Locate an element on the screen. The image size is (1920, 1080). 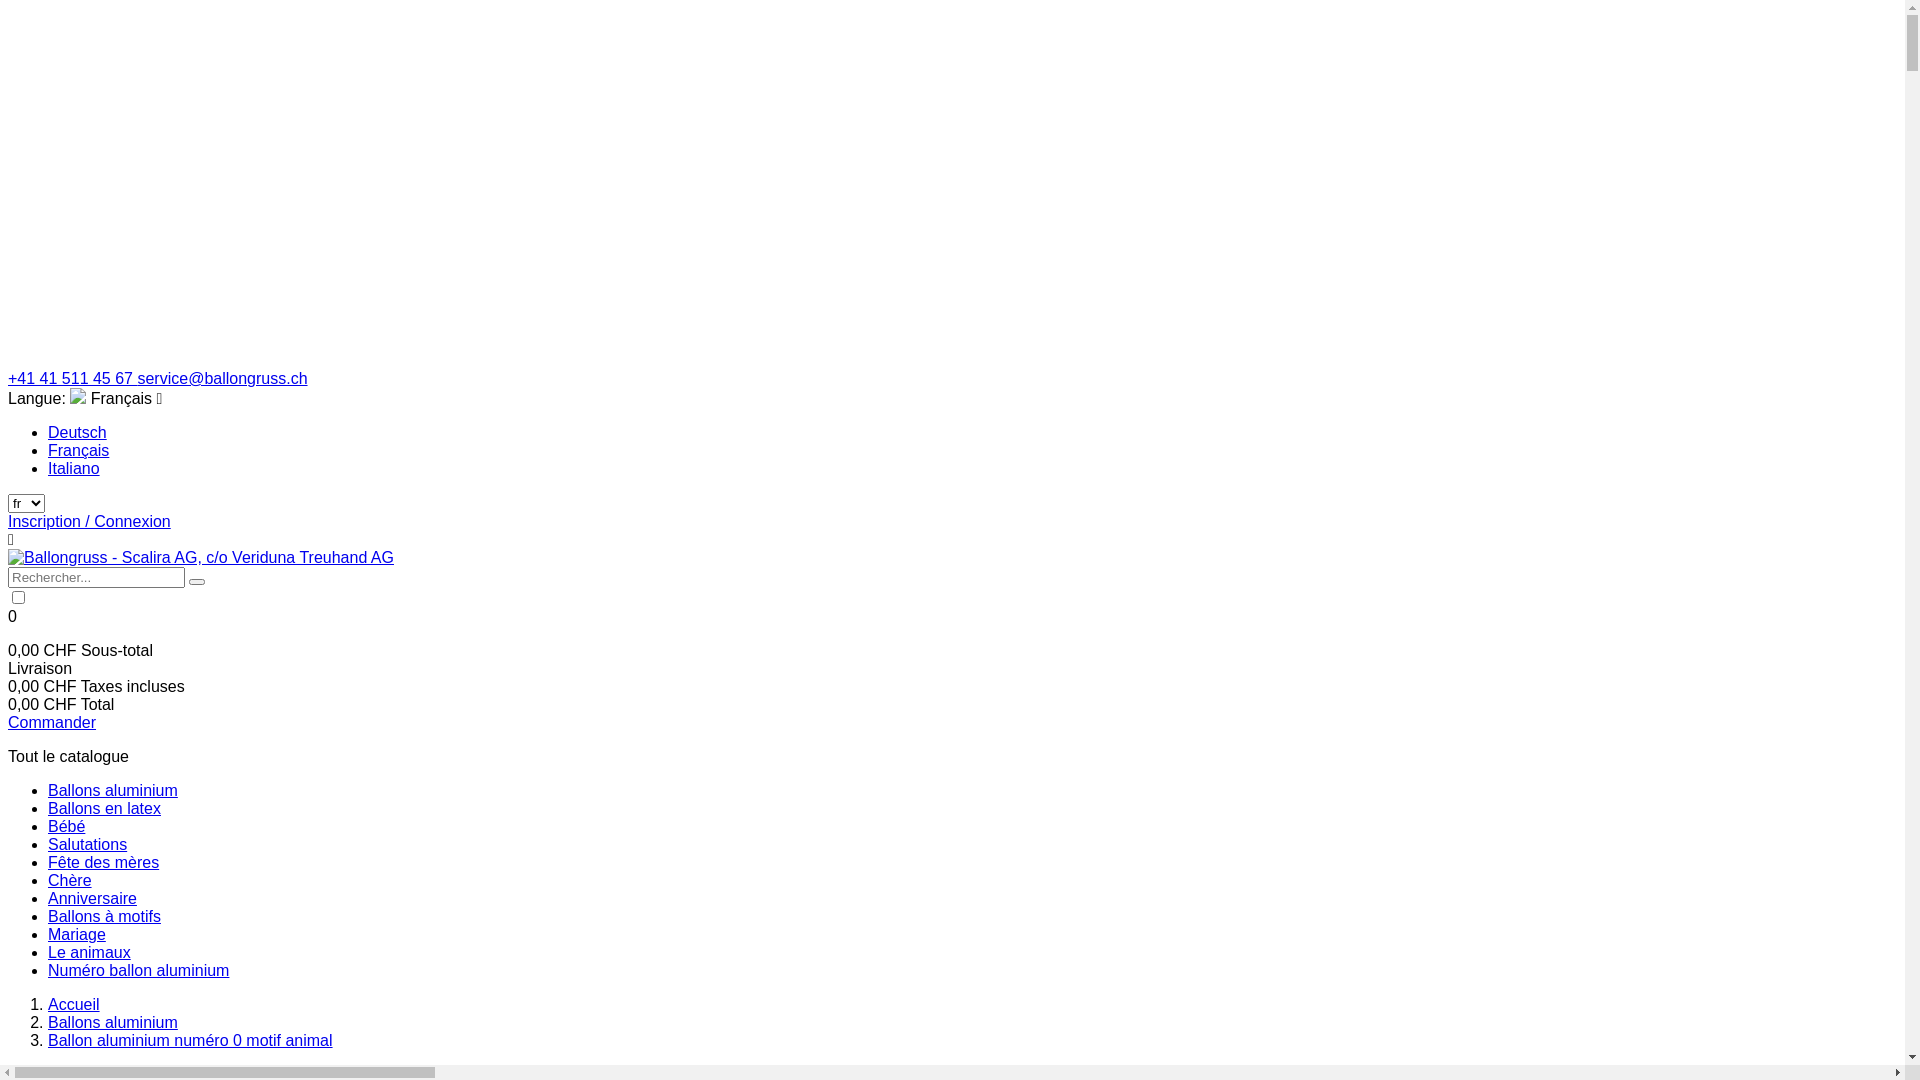
'Accueil' is located at coordinates (73, 1004).